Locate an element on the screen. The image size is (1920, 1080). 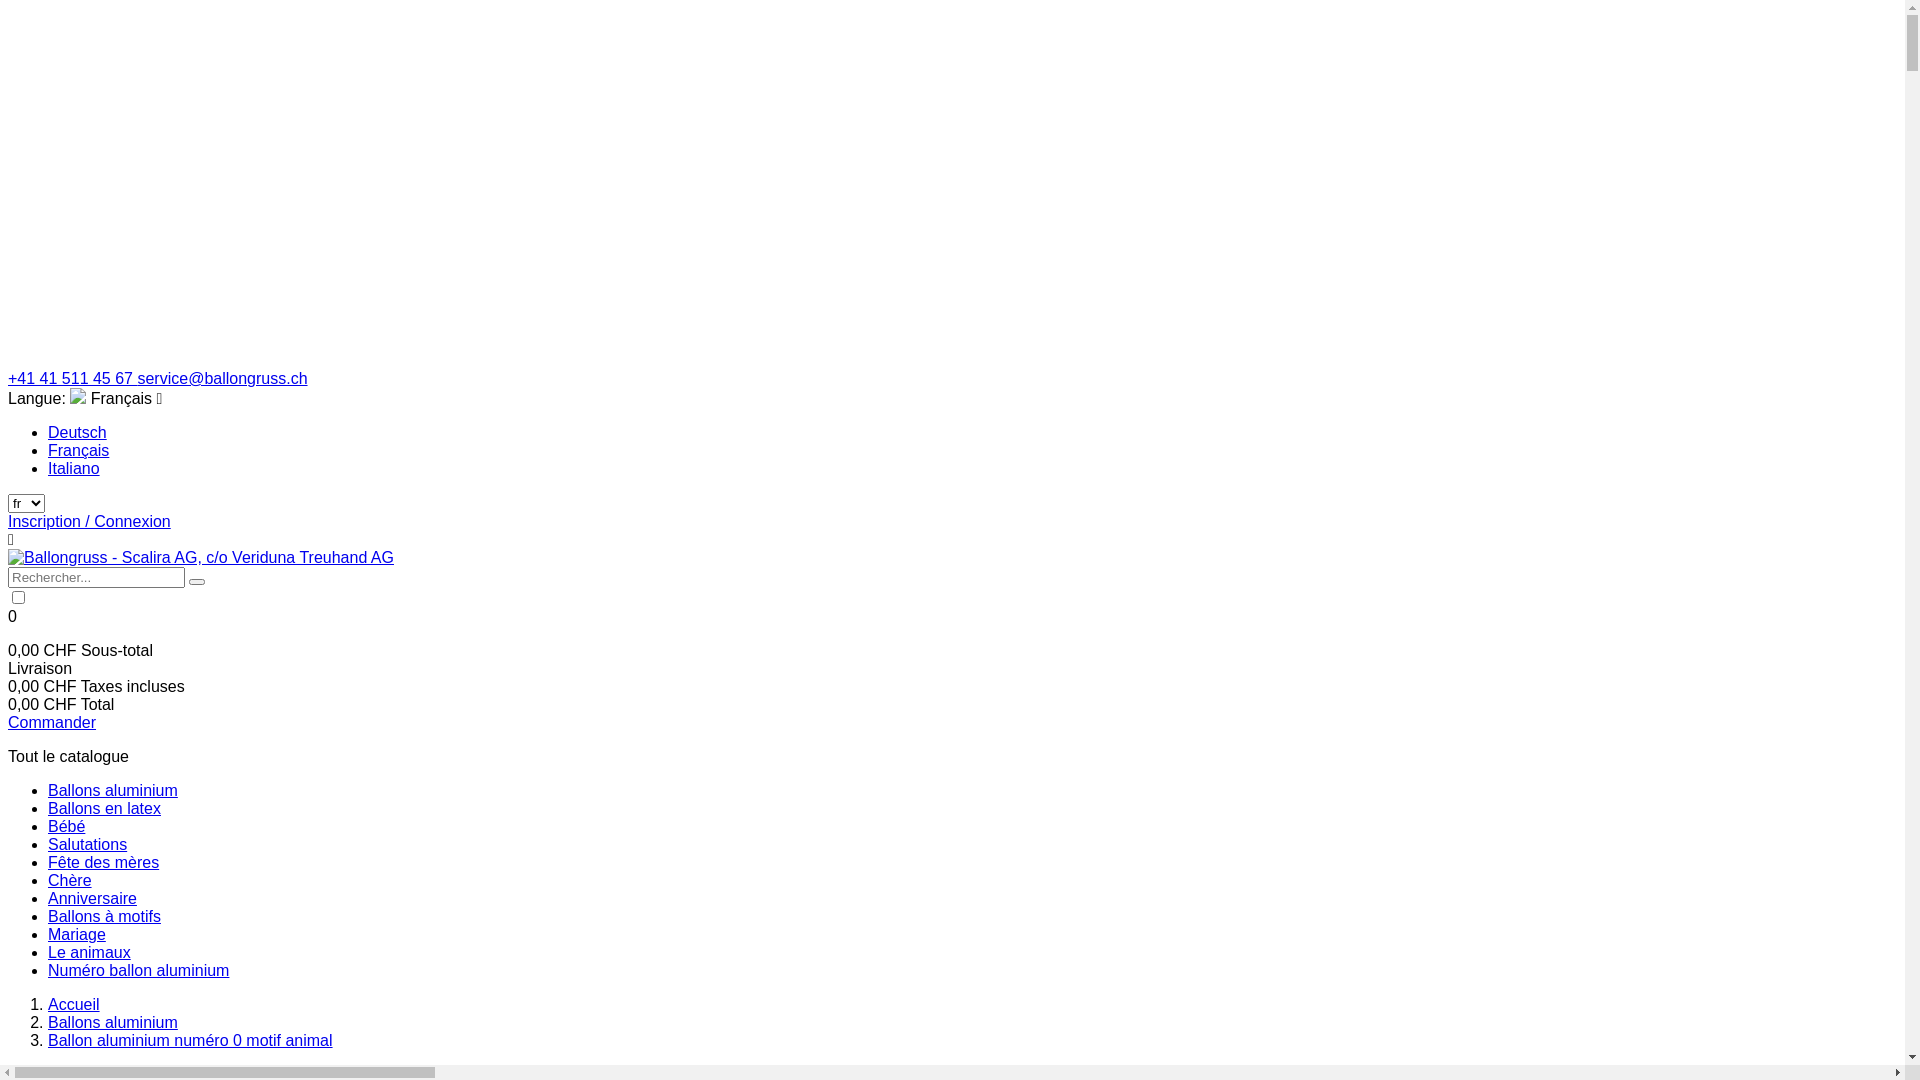
'Accueil' is located at coordinates (73, 1004).